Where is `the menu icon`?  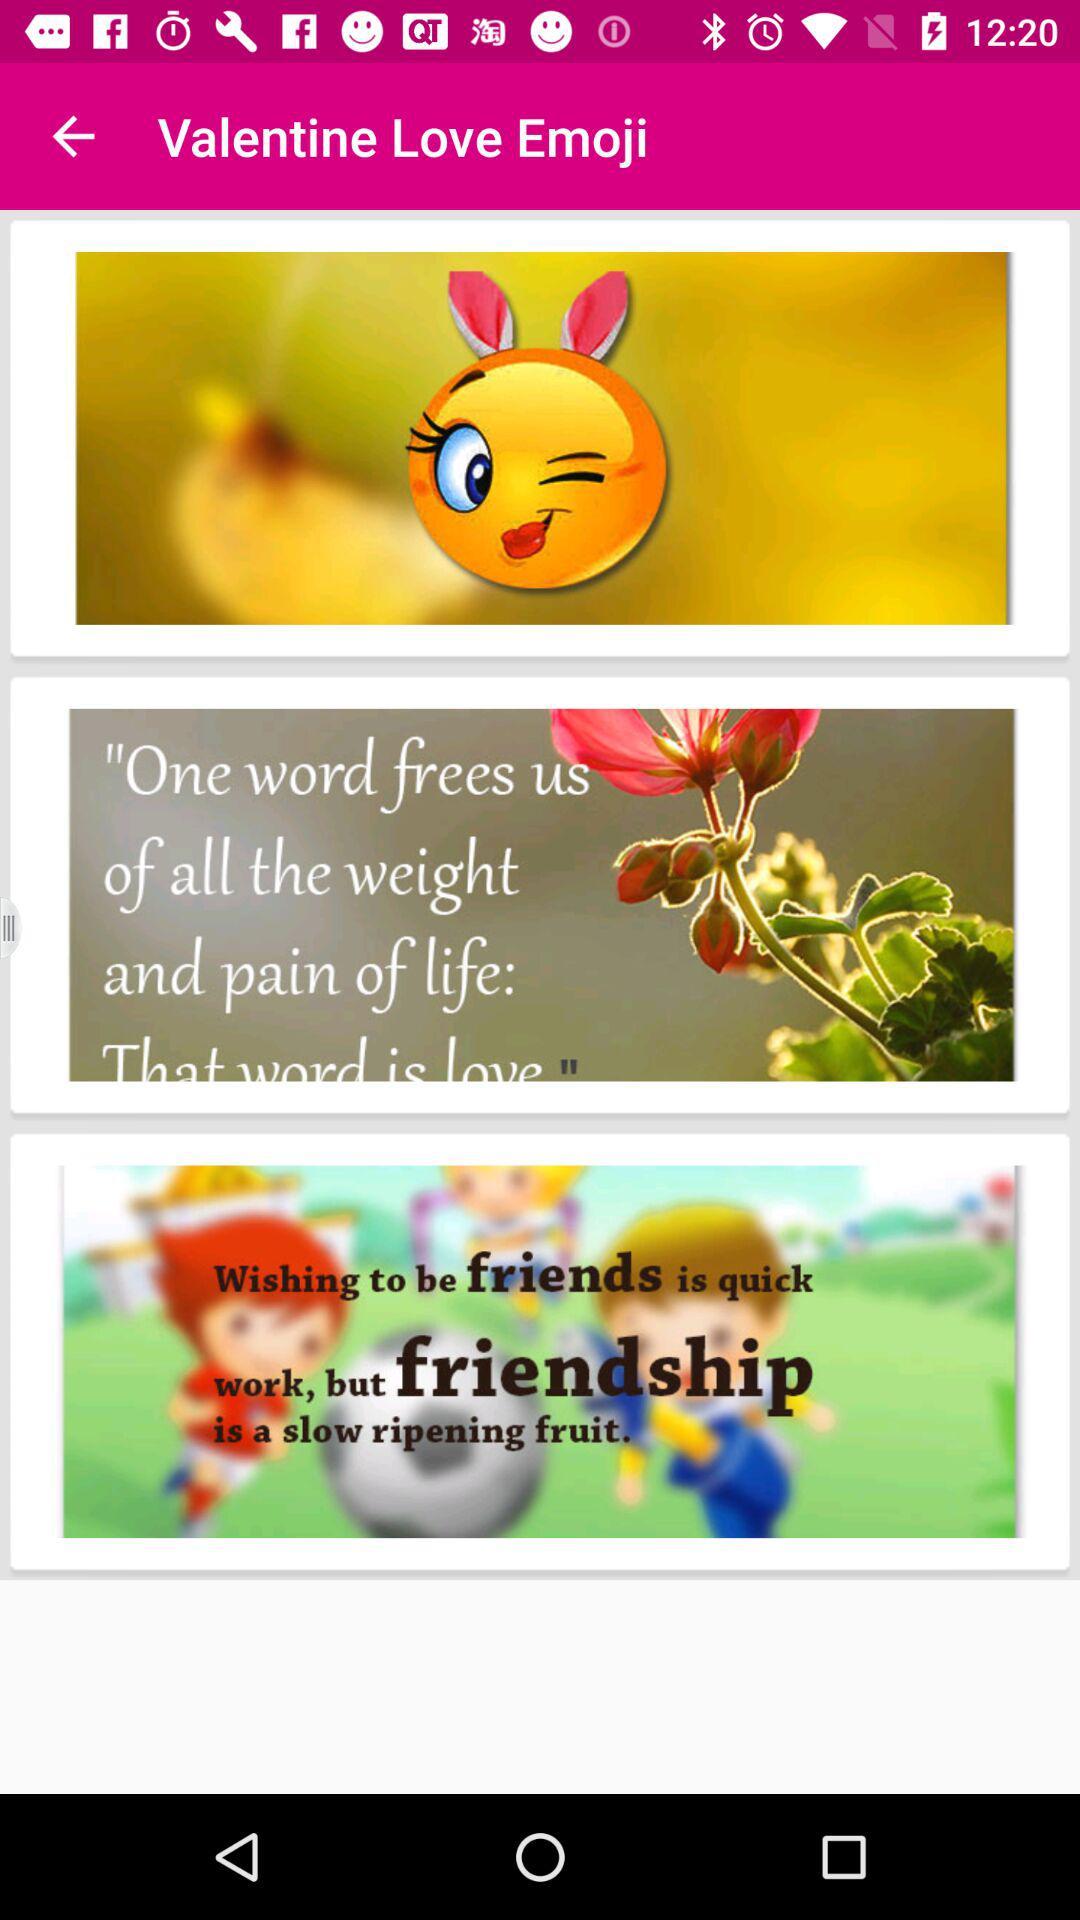
the menu icon is located at coordinates (23, 927).